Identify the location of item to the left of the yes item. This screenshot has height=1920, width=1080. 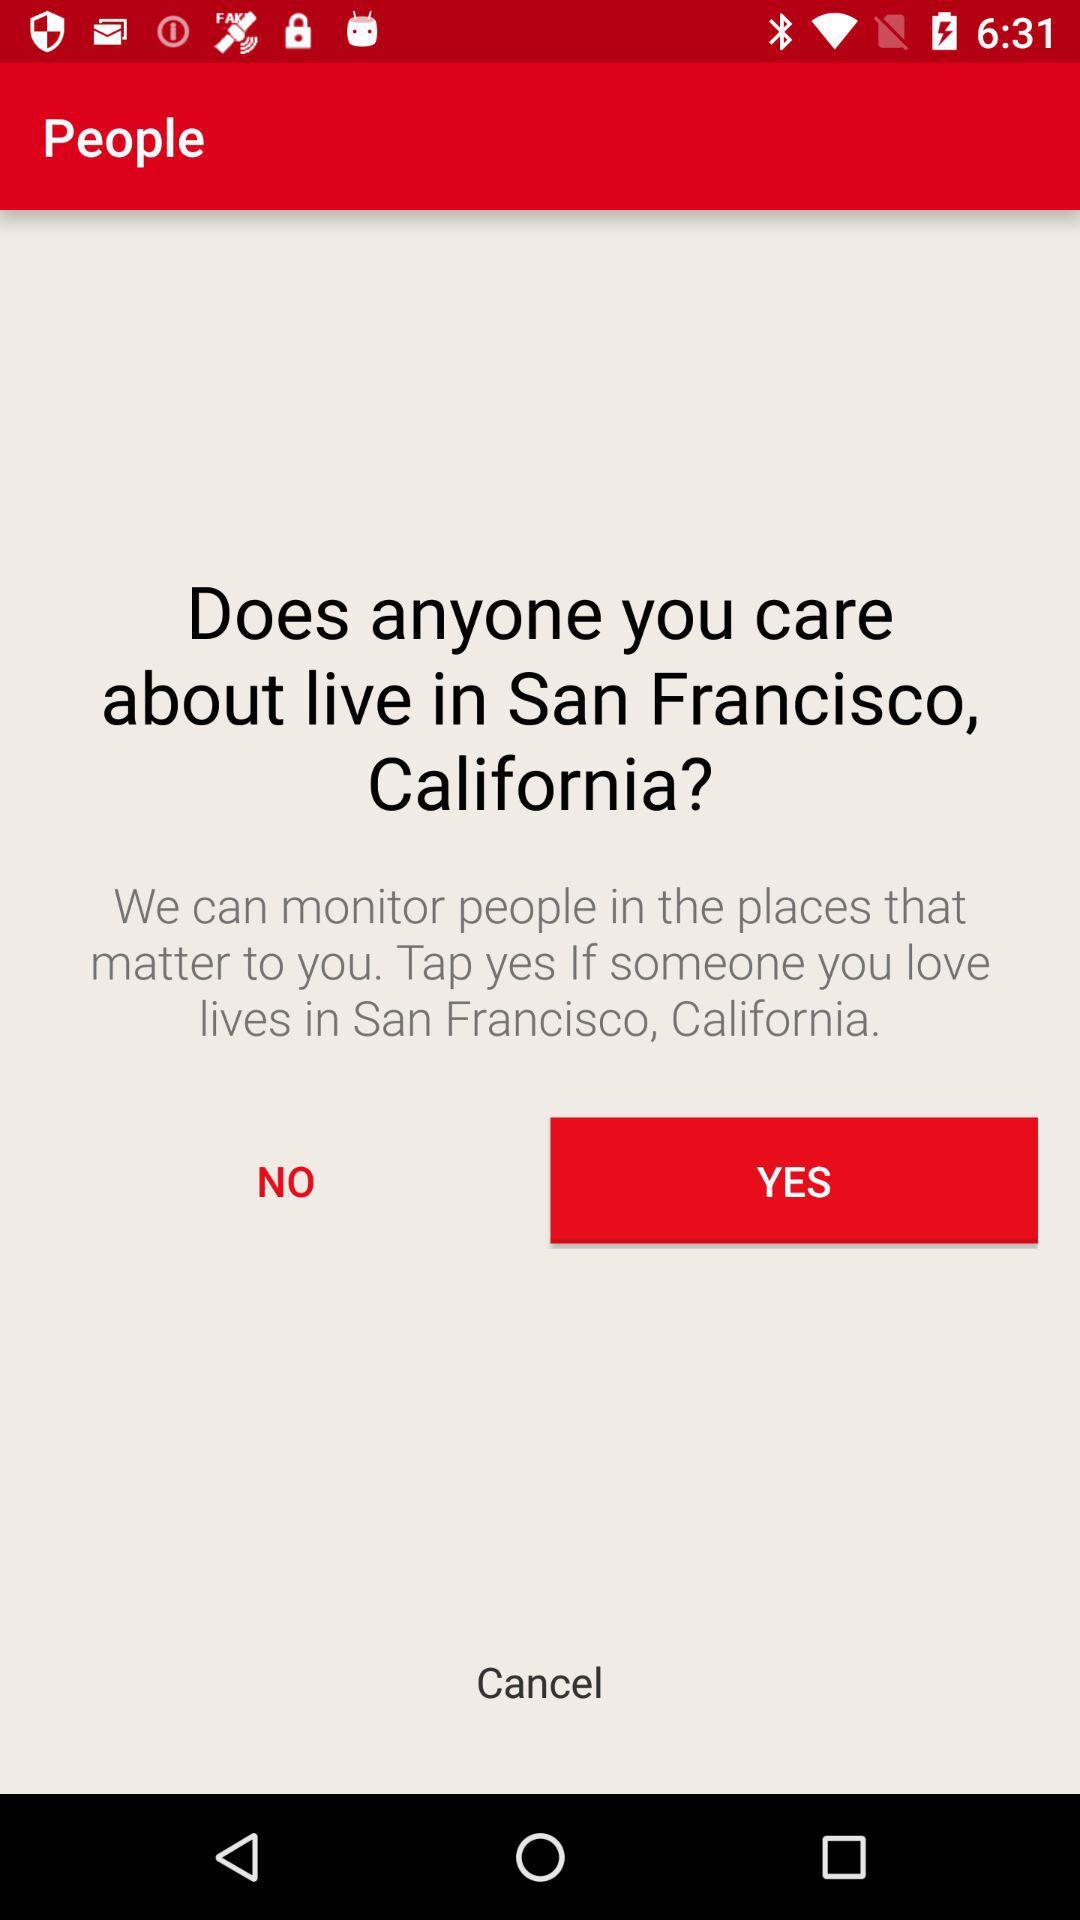
(285, 1180).